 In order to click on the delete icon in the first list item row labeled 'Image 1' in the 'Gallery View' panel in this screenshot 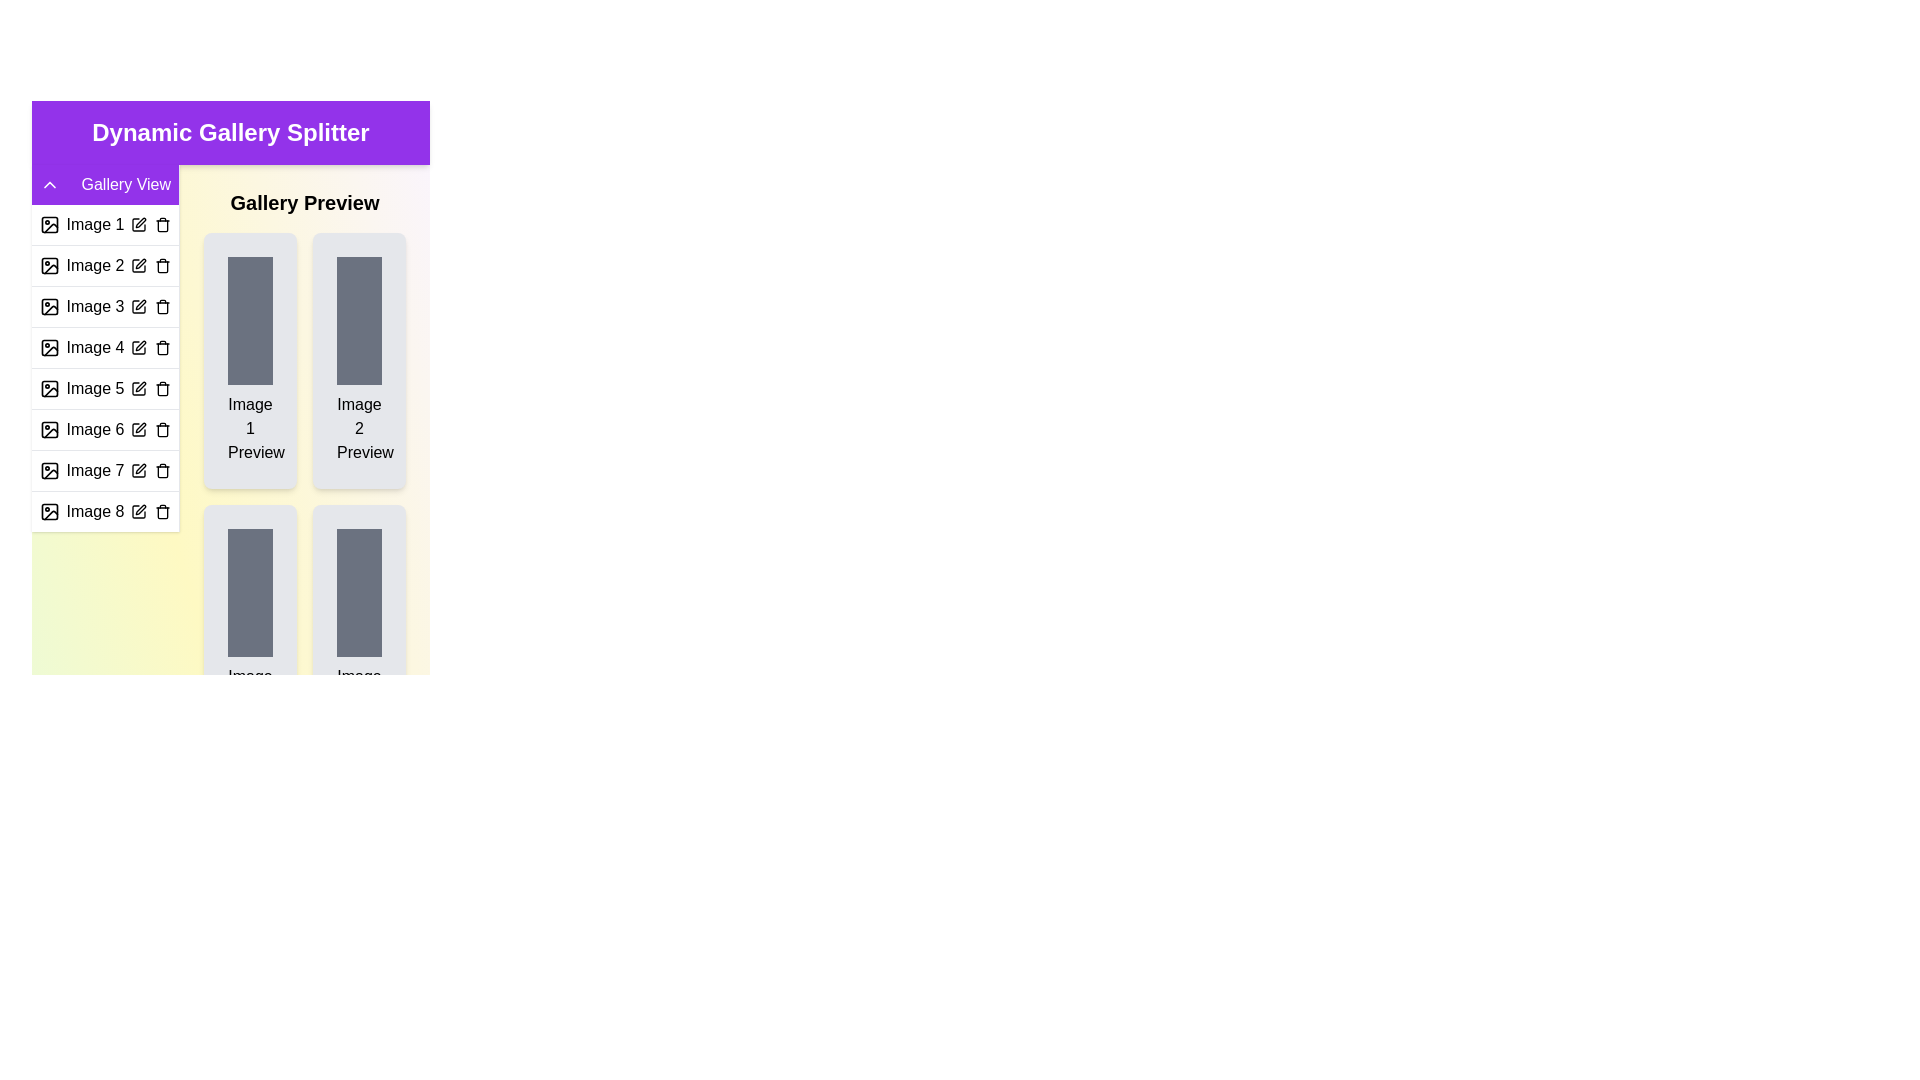, I will do `click(104, 224)`.